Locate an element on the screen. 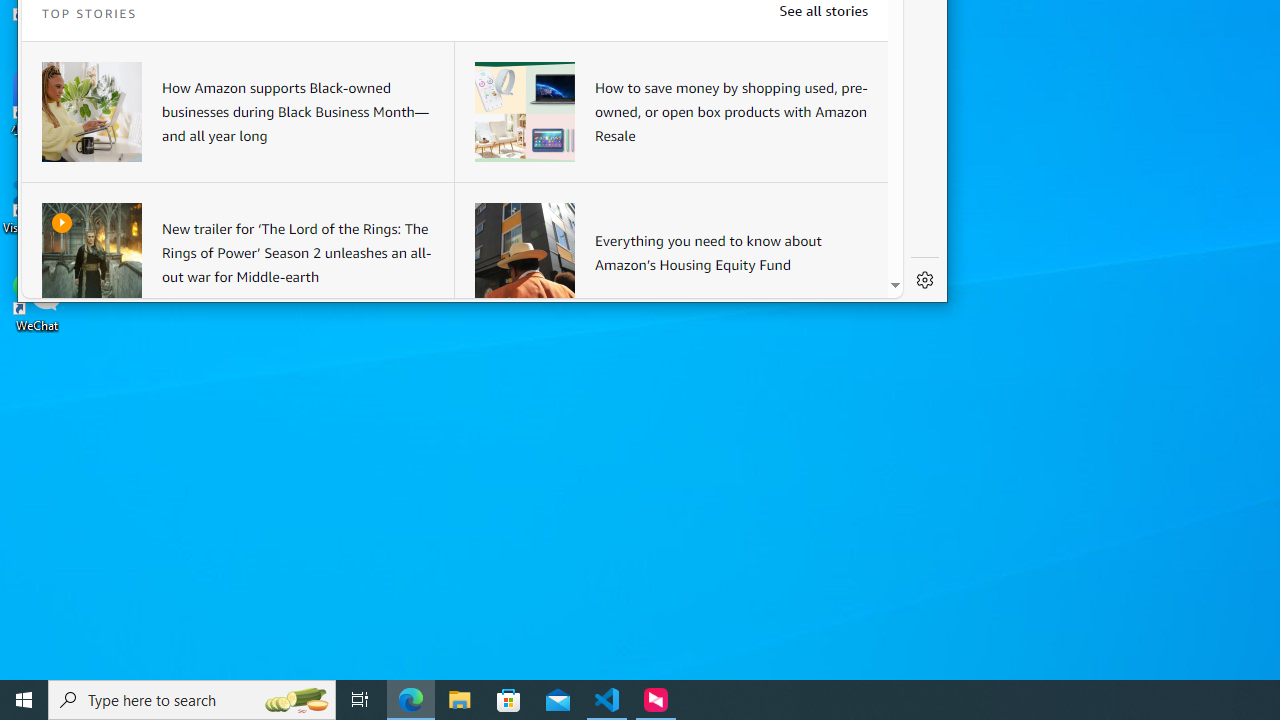  'Start' is located at coordinates (24, 698).